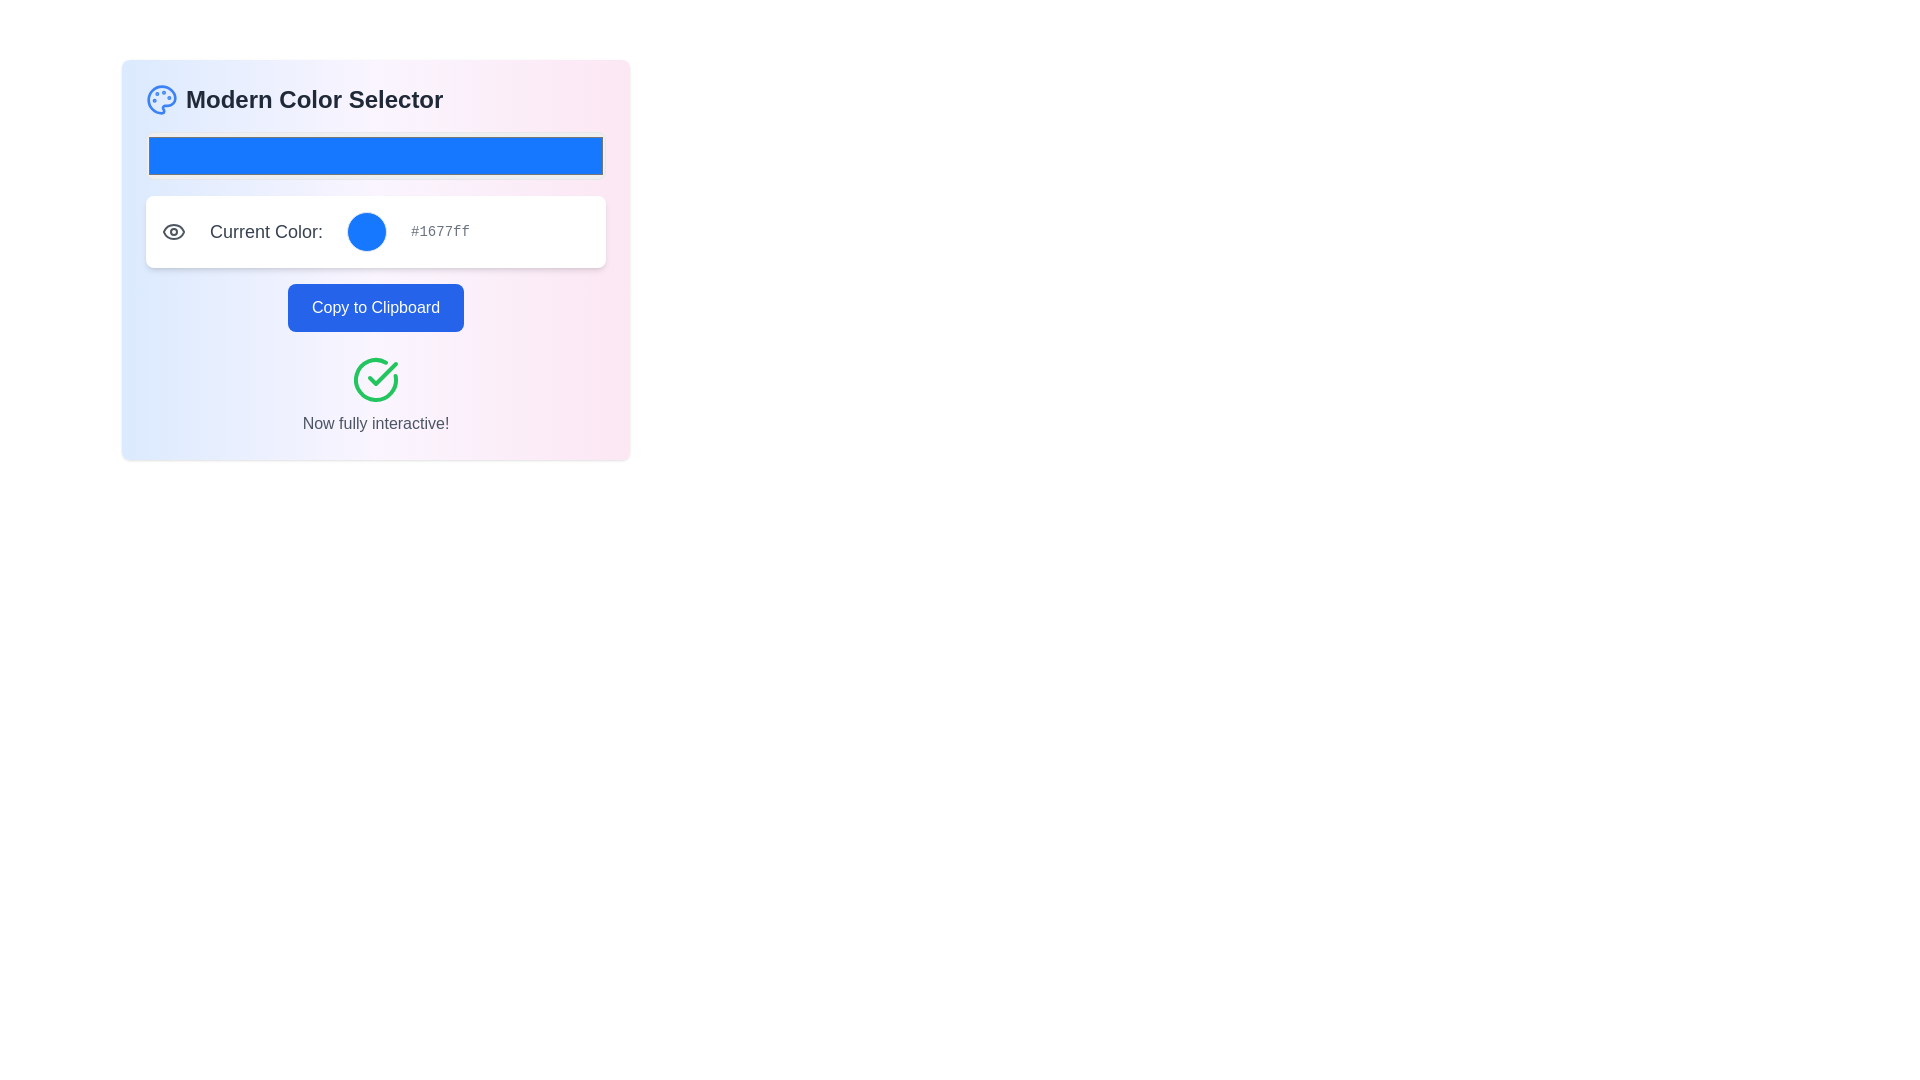  I want to click on the color selection icon located in the header section next to the text 'Modern Color Selector', so click(162, 100).